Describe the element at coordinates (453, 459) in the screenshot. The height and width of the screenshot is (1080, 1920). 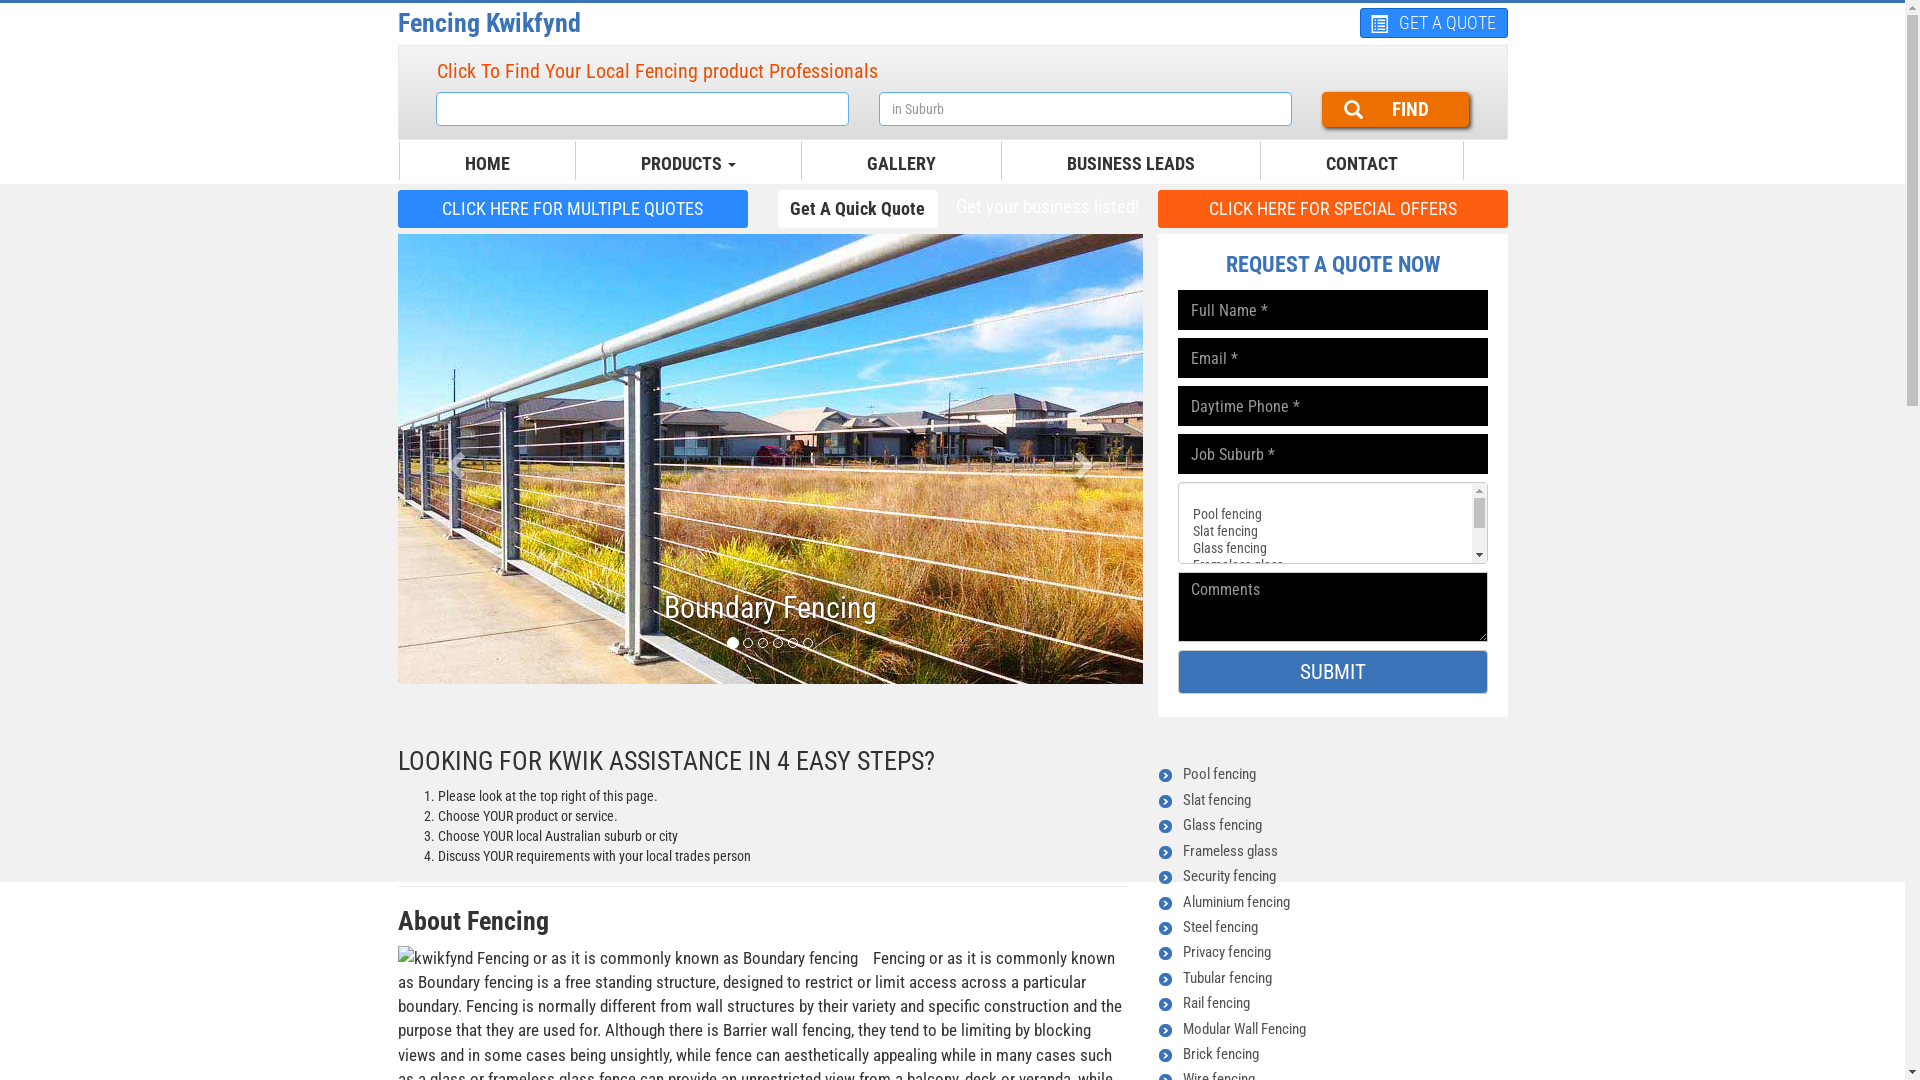
I see `'Previous'` at that location.